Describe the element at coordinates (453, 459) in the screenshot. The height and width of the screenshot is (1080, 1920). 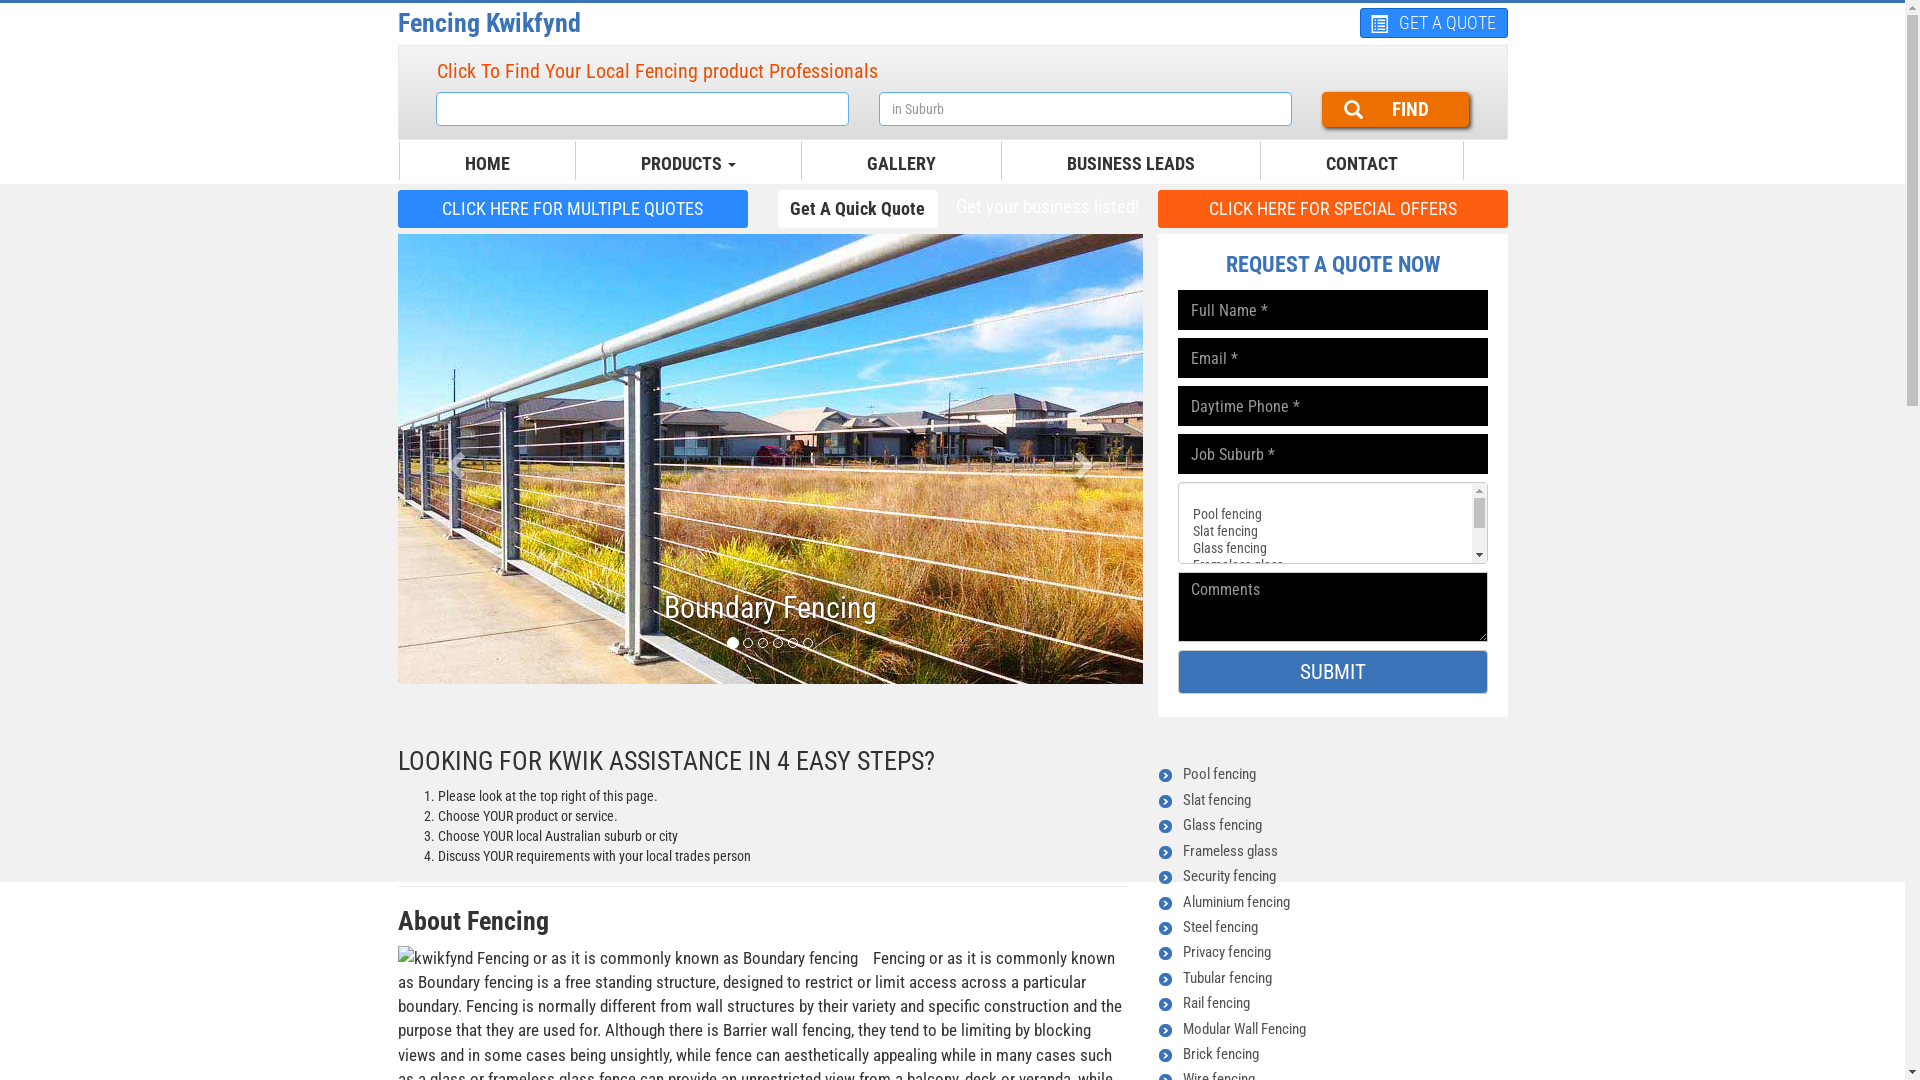
I see `'Previous'` at that location.